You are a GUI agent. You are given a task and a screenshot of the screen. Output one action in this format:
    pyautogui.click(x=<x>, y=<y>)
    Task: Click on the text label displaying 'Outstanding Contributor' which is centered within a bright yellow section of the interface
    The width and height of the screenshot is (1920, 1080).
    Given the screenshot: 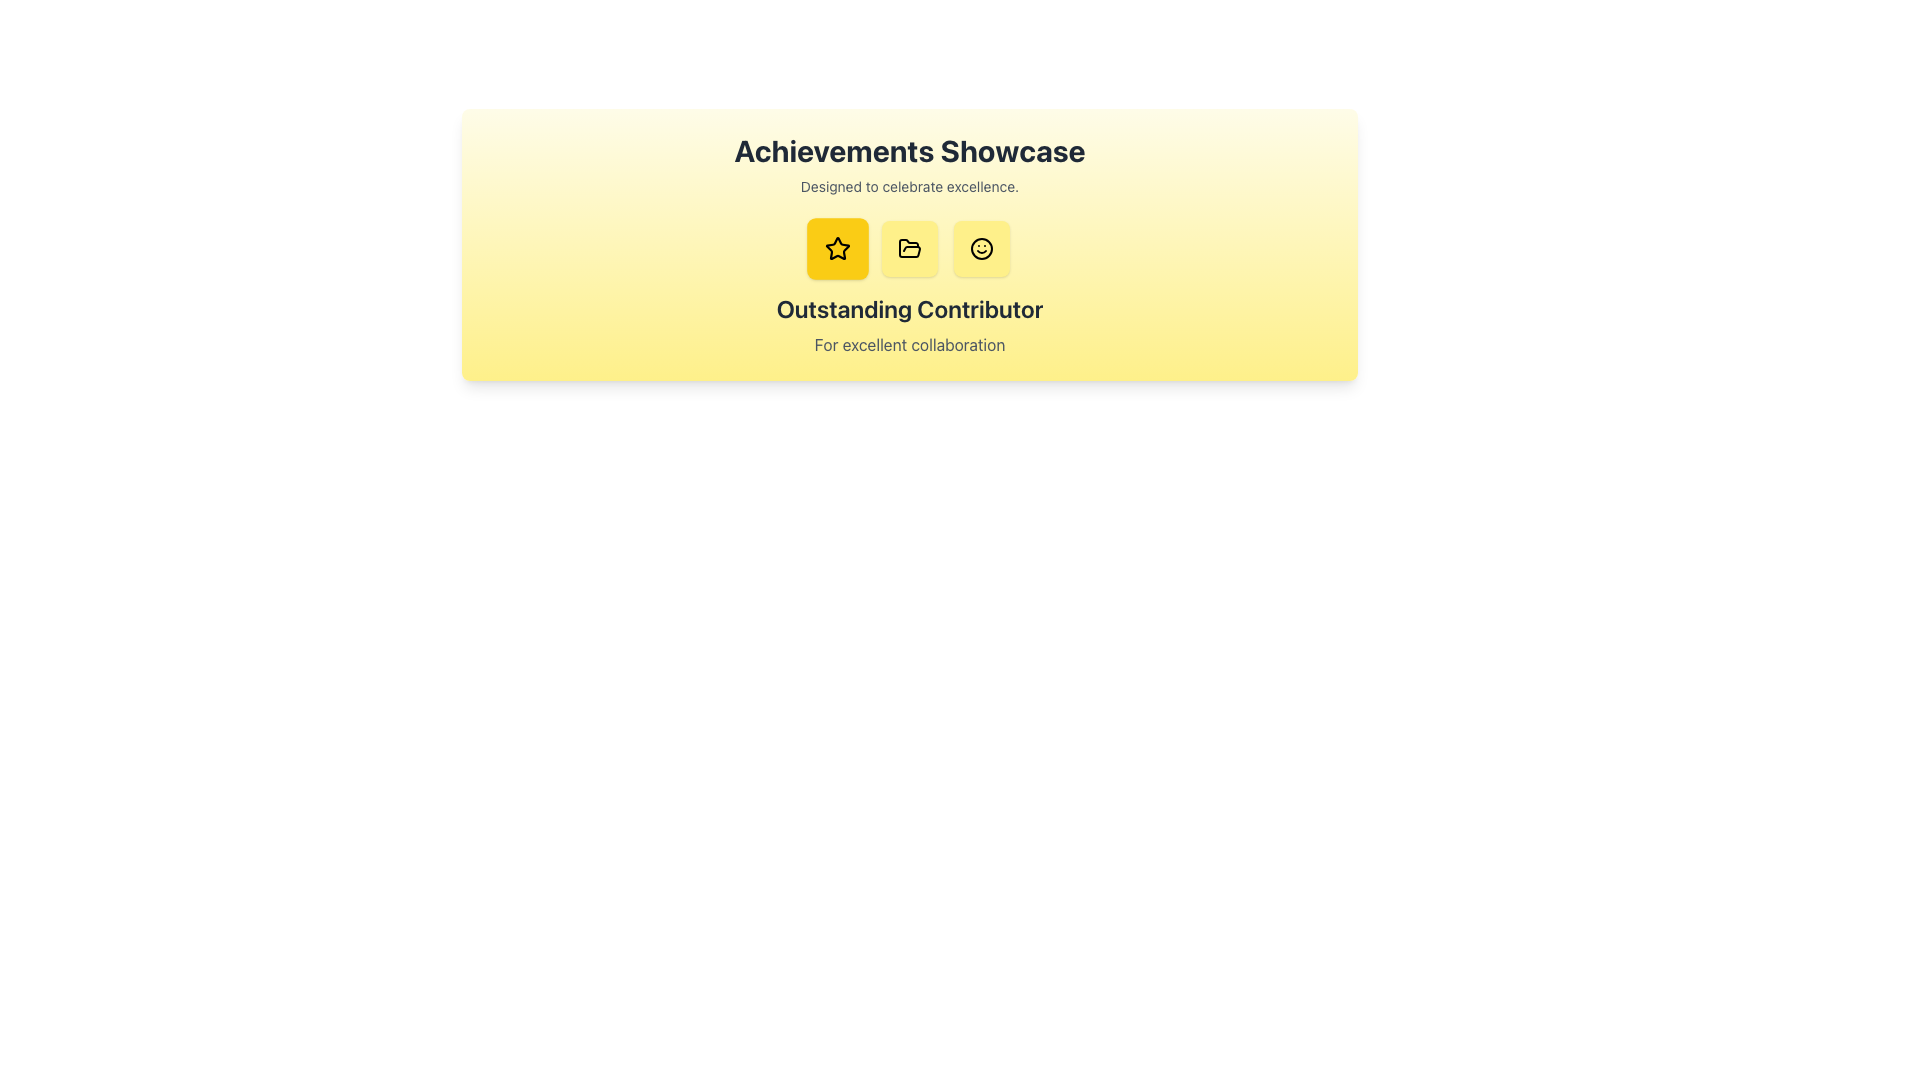 What is the action you would take?
    pyautogui.click(x=909, y=308)
    